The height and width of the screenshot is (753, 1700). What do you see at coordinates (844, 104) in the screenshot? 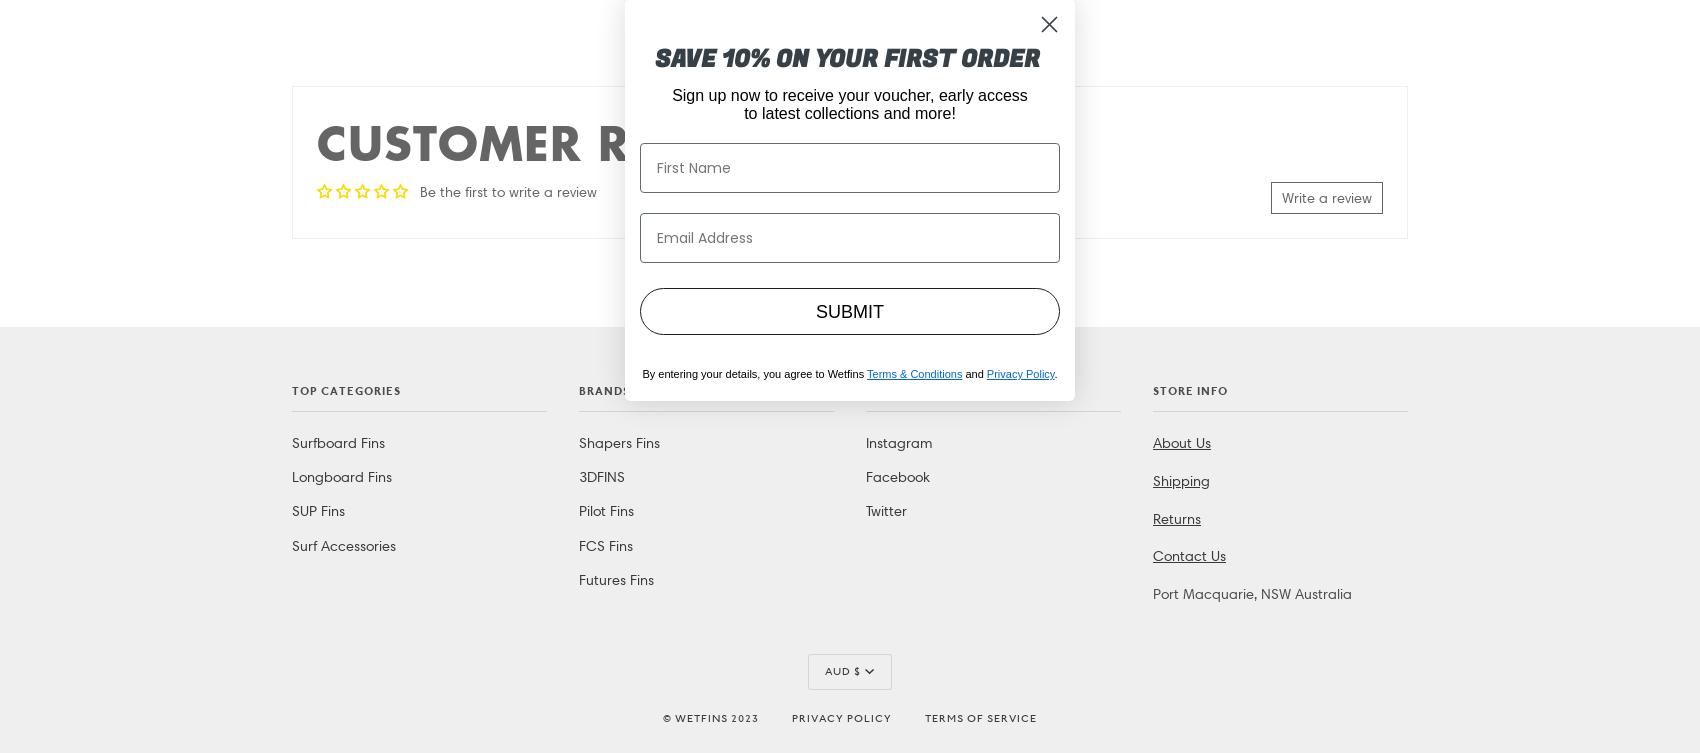
I see `'CDF Fr'` at bounding box center [844, 104].